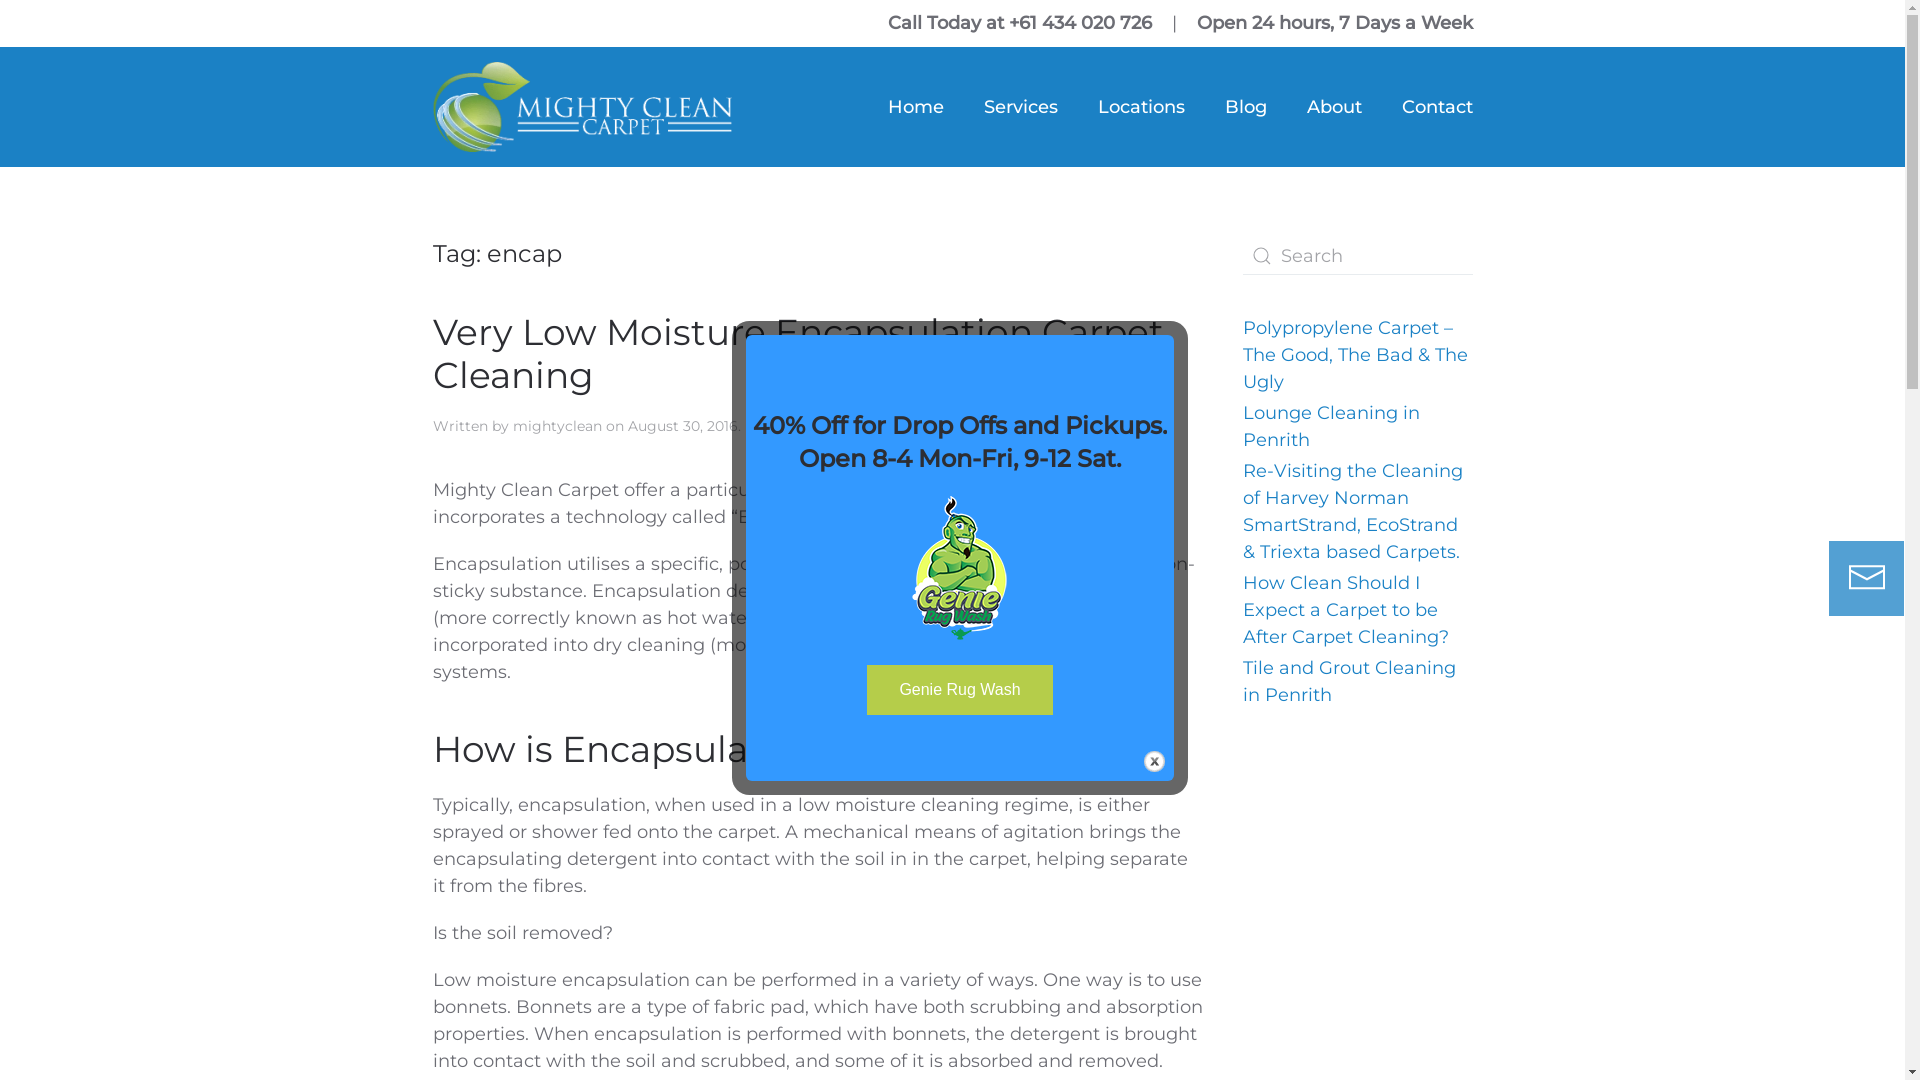  What do you see at coordinates (1333, 107) in the screenshot?
I see `'About'` at bounding box center [1333, 107].